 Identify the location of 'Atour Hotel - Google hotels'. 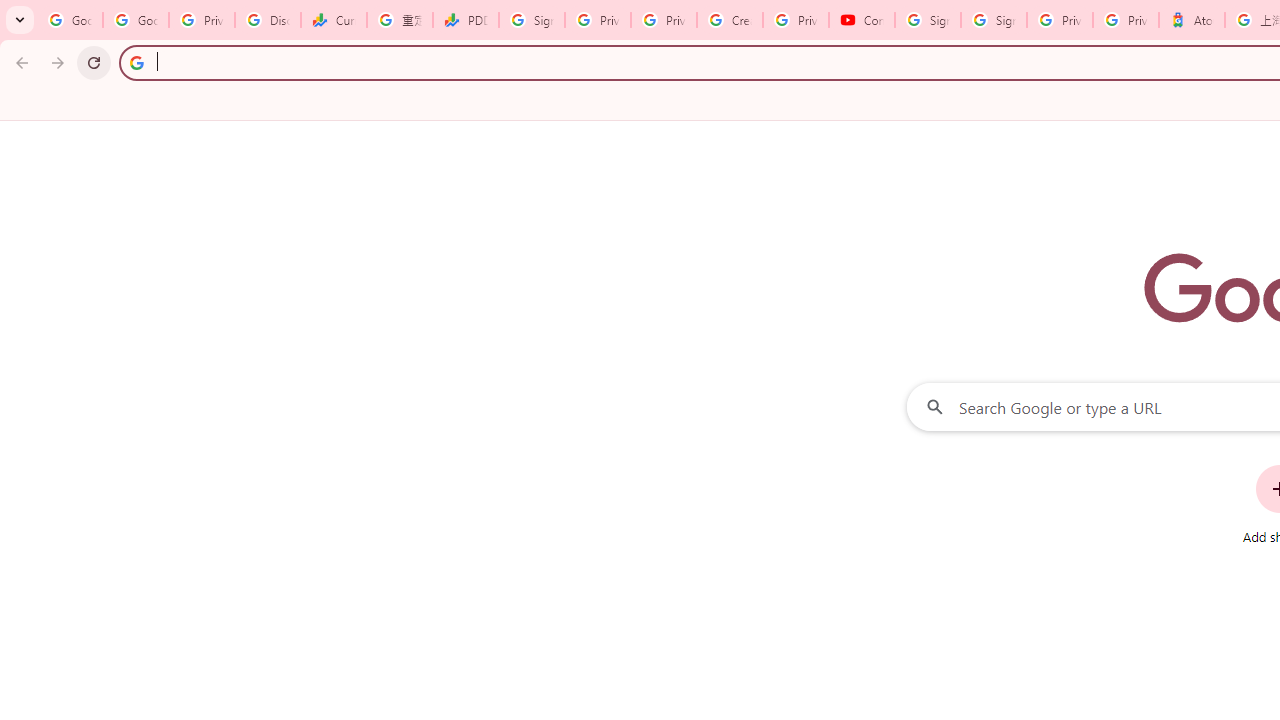
(1191, 20).